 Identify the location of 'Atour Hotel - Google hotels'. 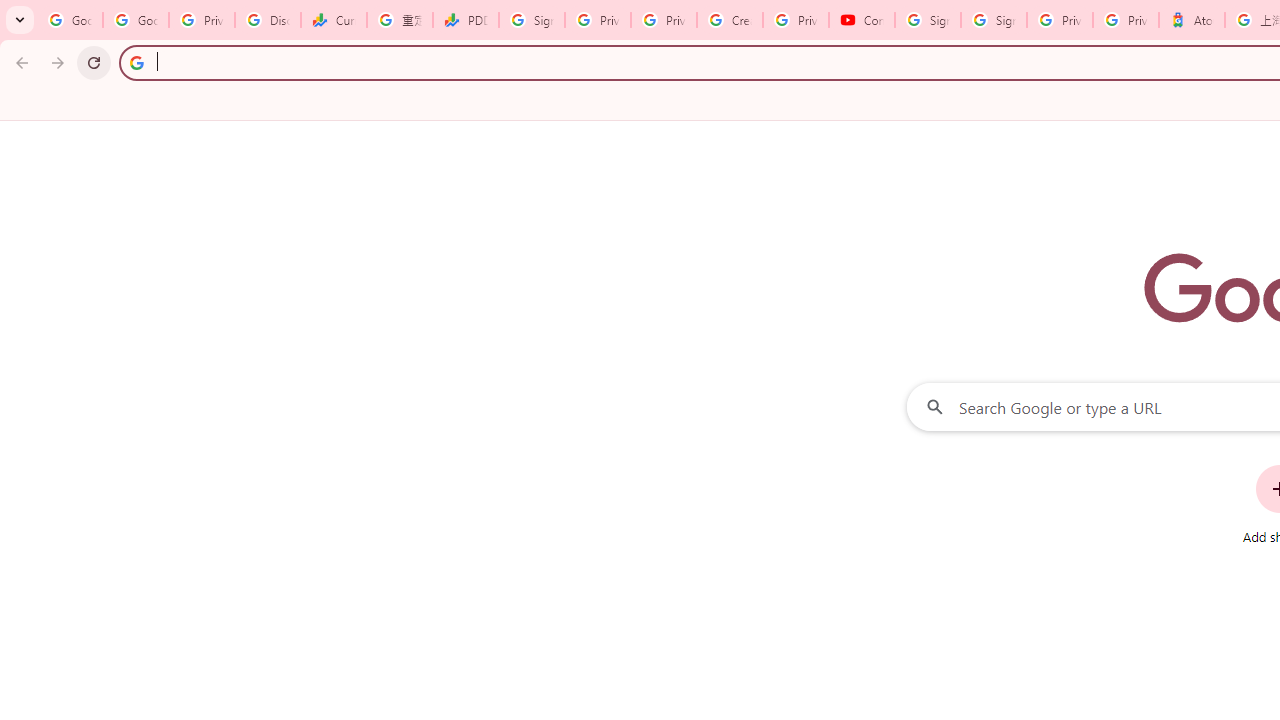
(1191, 20).